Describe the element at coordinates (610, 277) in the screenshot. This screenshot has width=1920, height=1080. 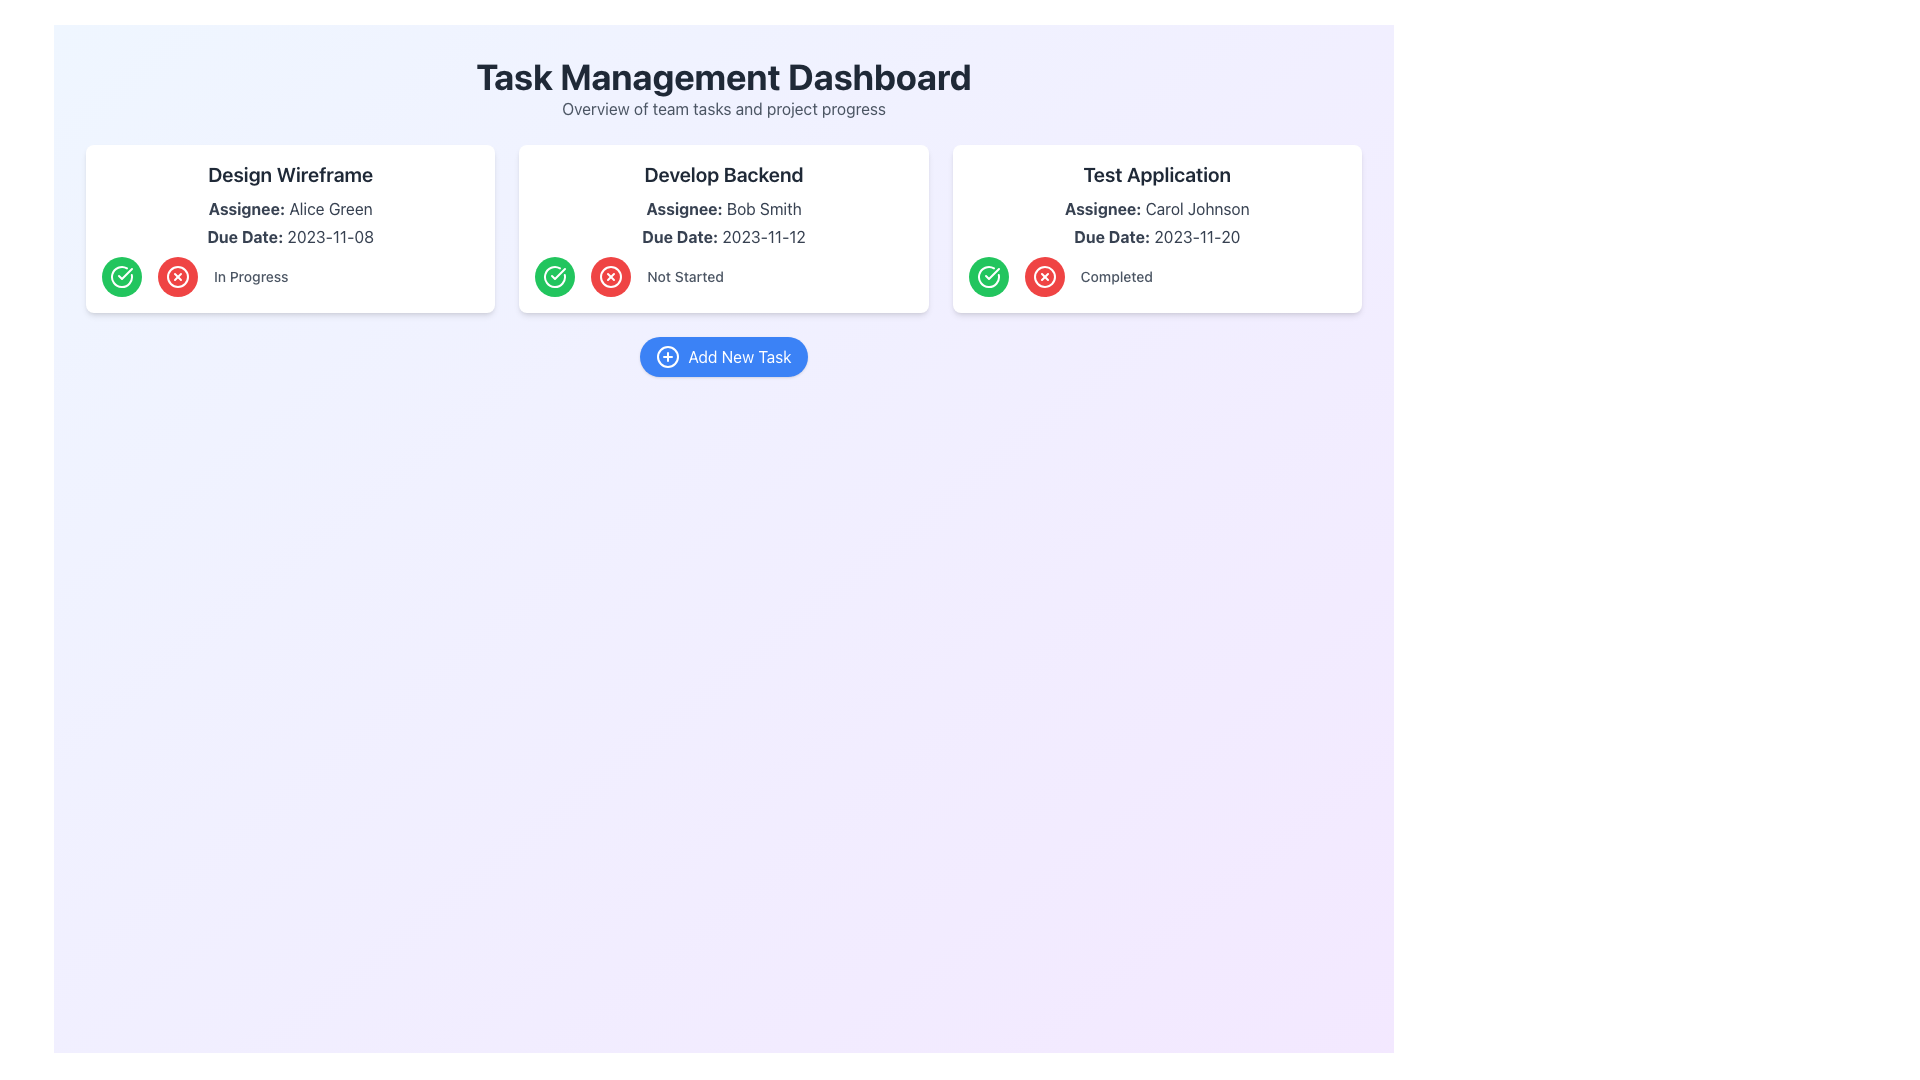
I see `the circular red icon with an X design, located within the 'Develop Backend' task card` at that location.